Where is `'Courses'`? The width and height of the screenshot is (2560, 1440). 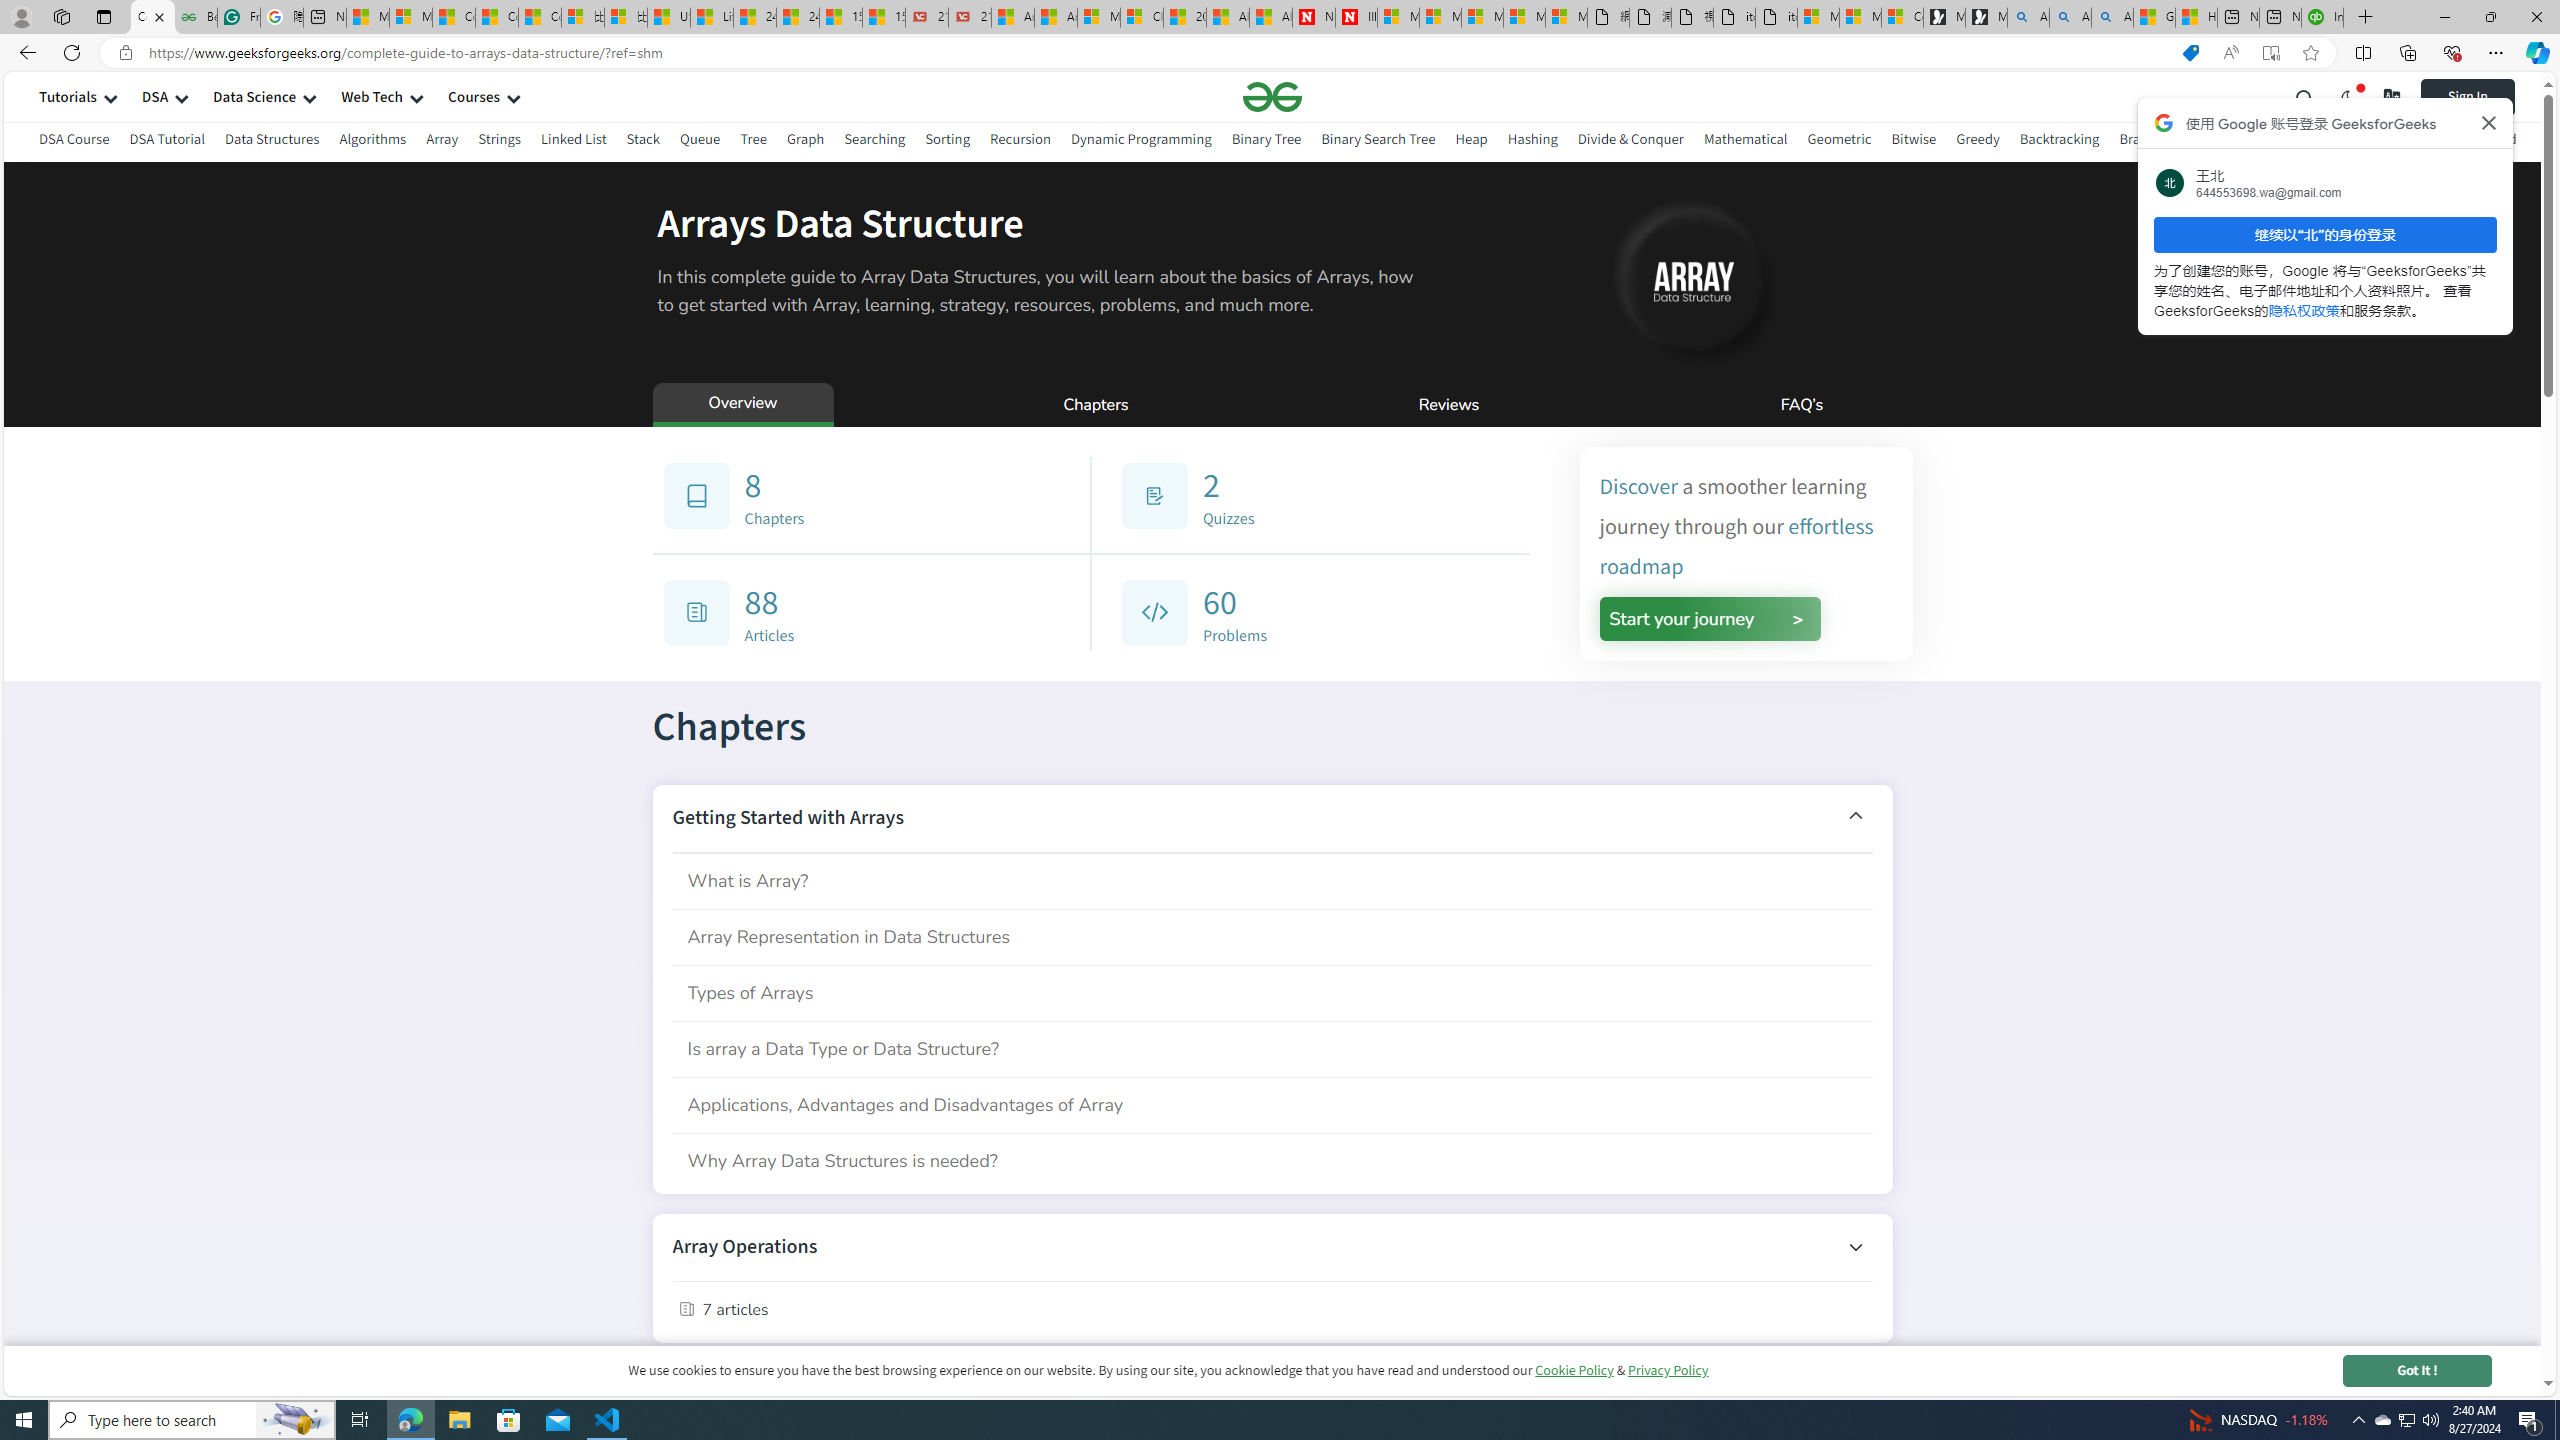 'Courses' is located at coordinates (472, 96).